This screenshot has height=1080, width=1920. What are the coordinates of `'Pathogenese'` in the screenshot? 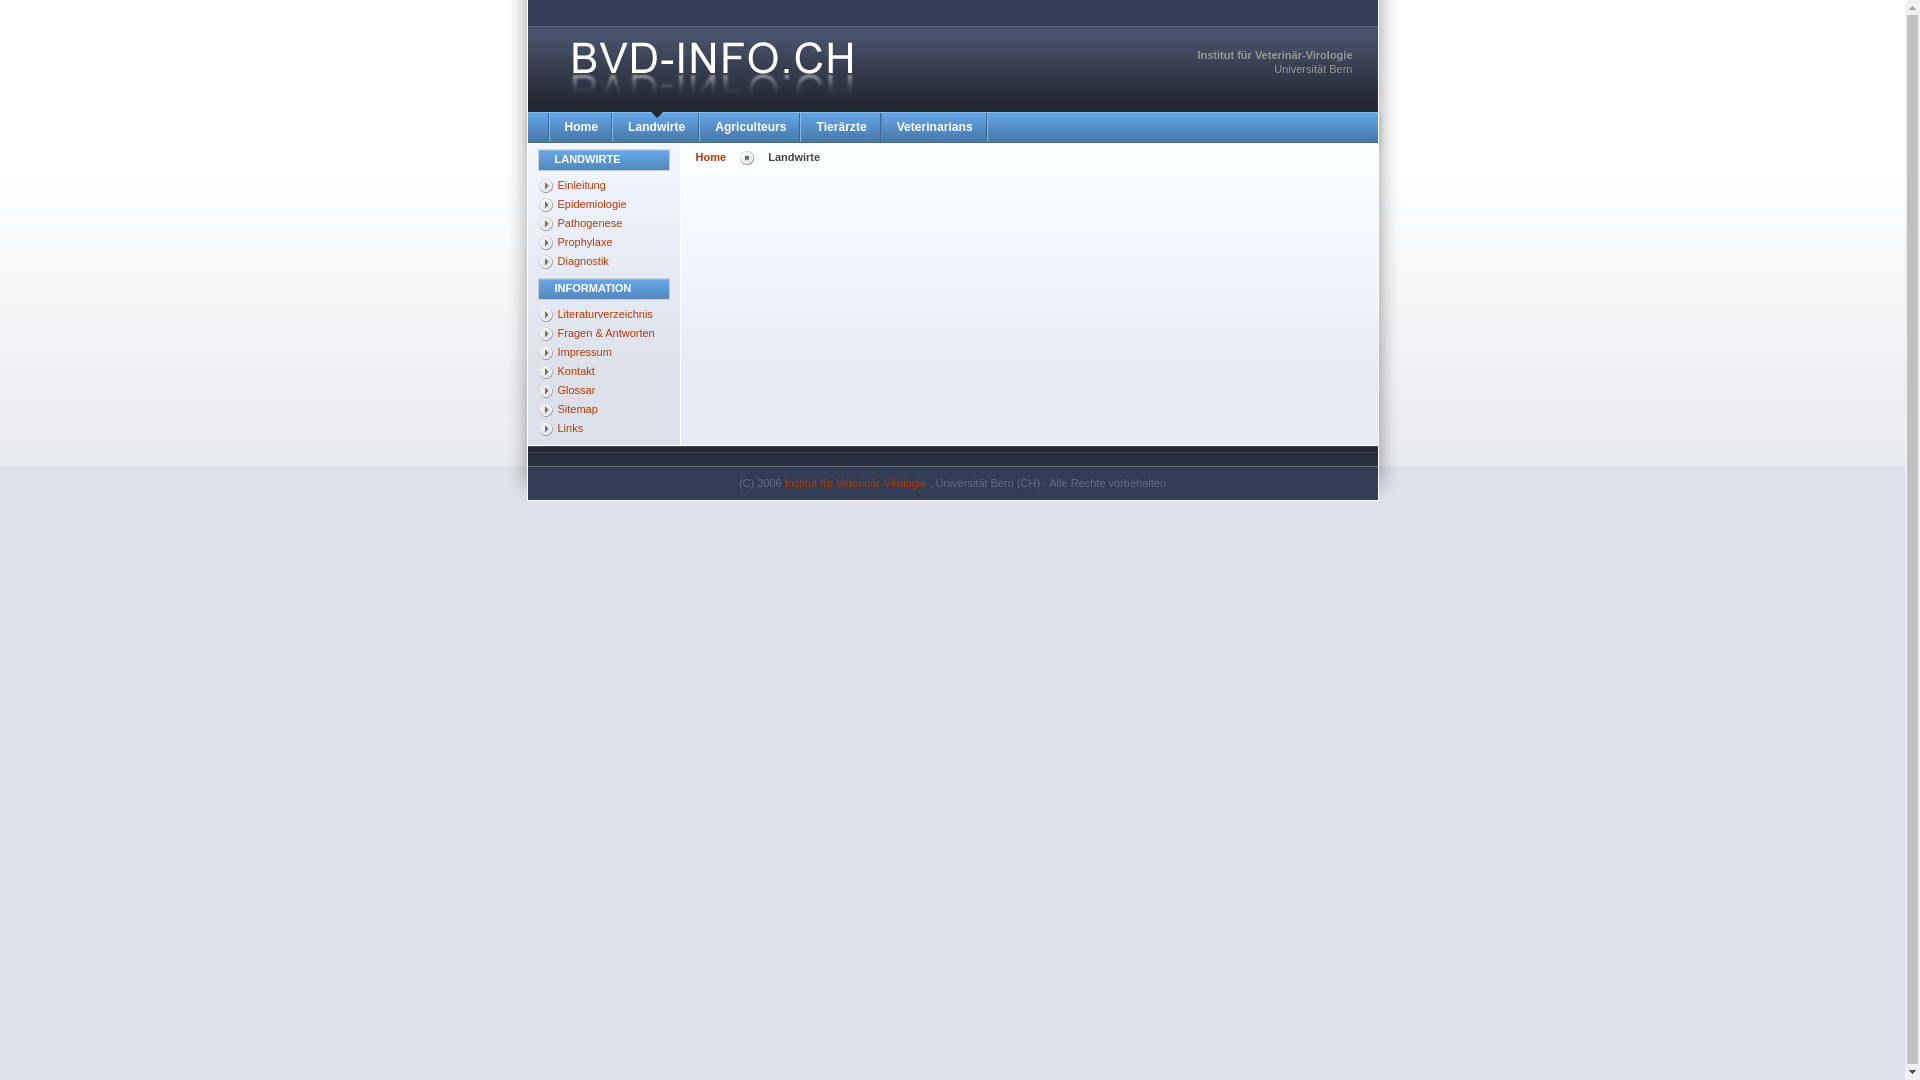 It's located at (603, 223).